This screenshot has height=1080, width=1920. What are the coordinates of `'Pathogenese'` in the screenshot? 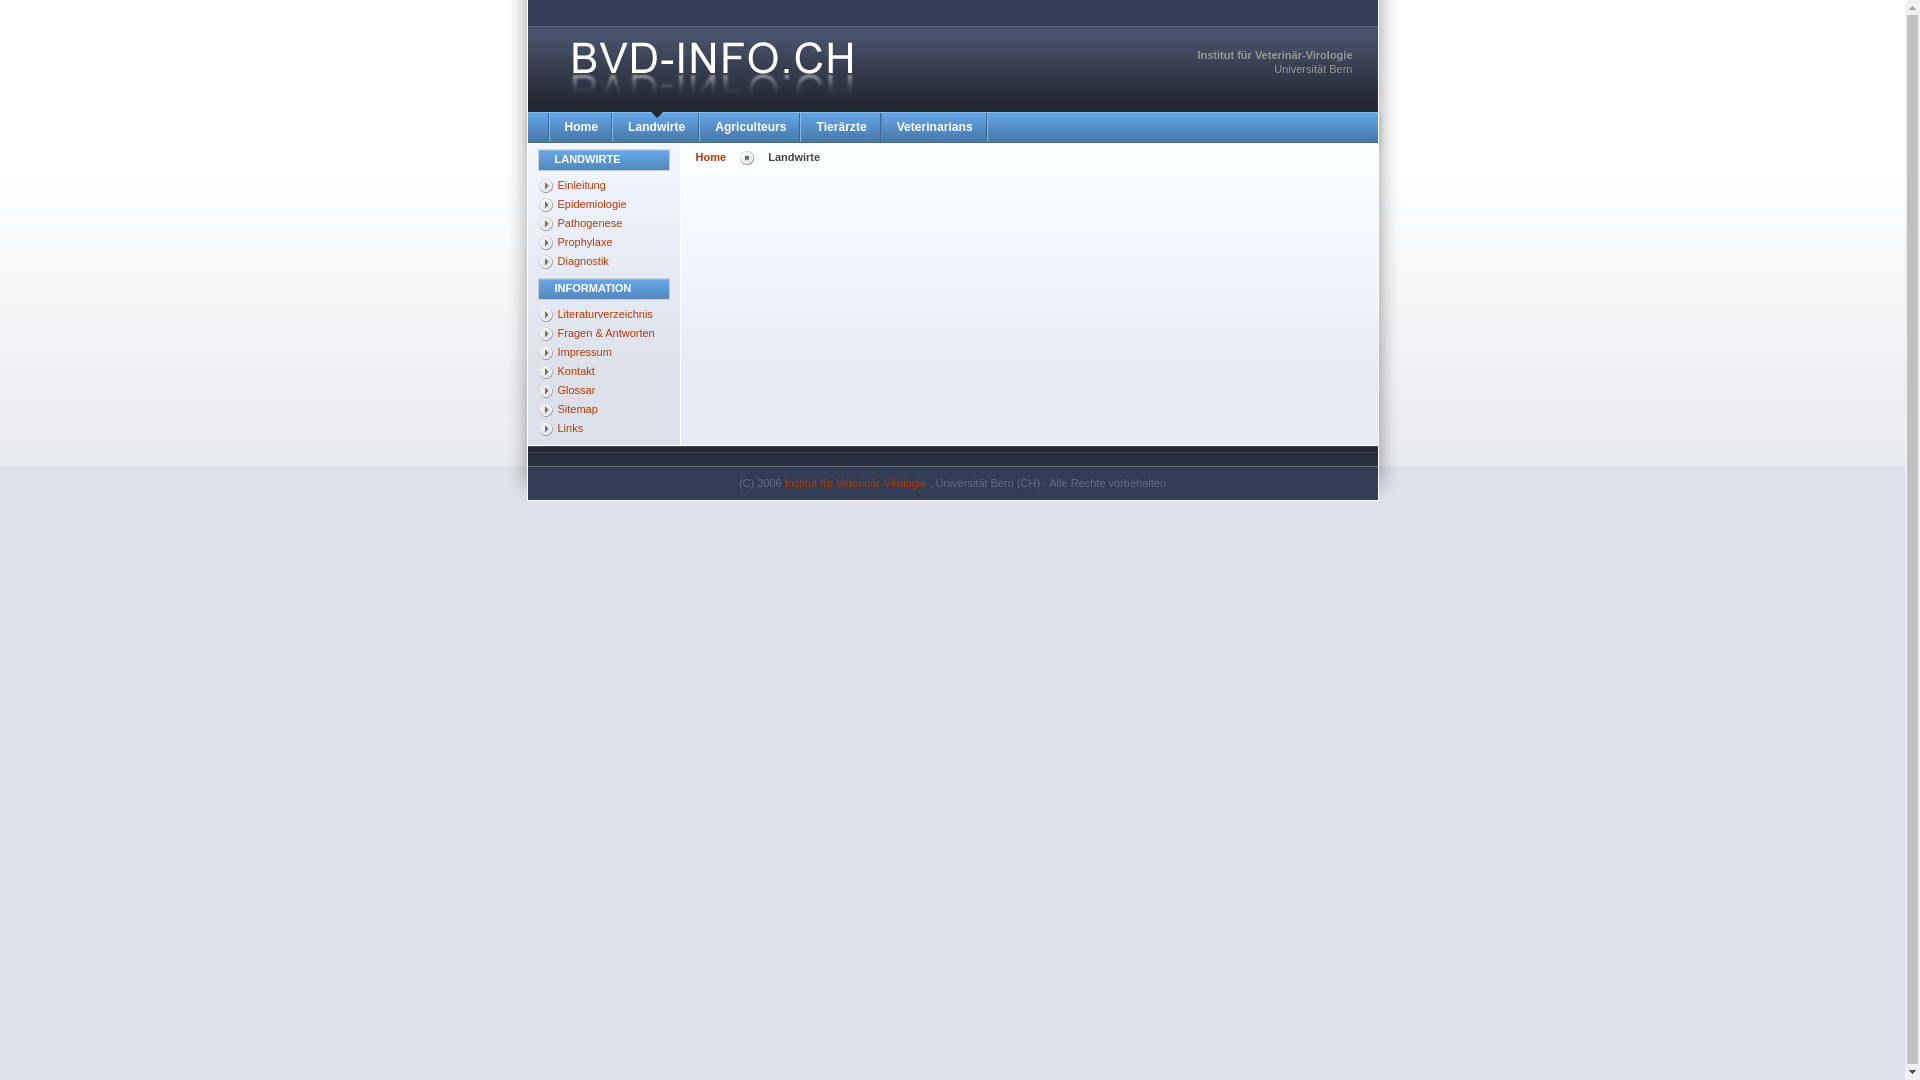 It's located at (603, 223).